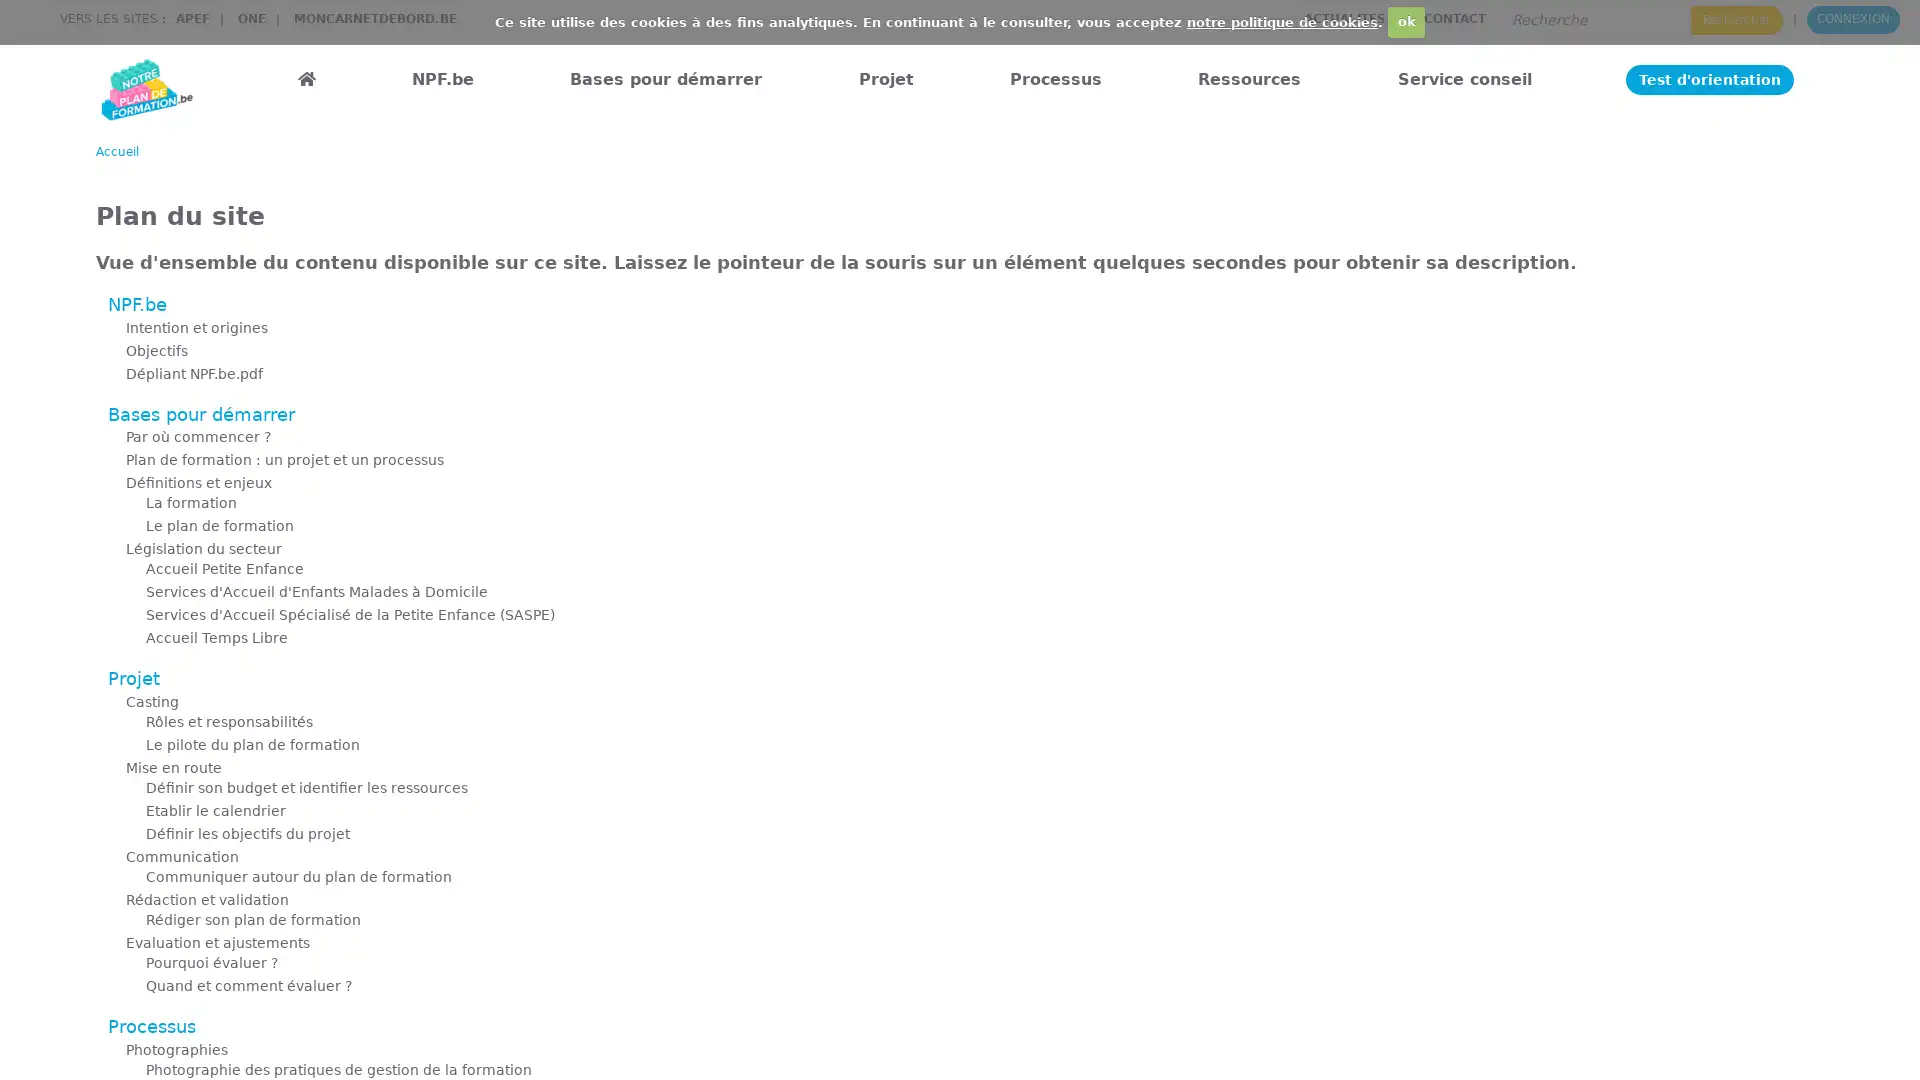  What do you see at coordinates (1736, 19) in the screenshot?
I see `Rechercher` at bounding box center [1736, 19].